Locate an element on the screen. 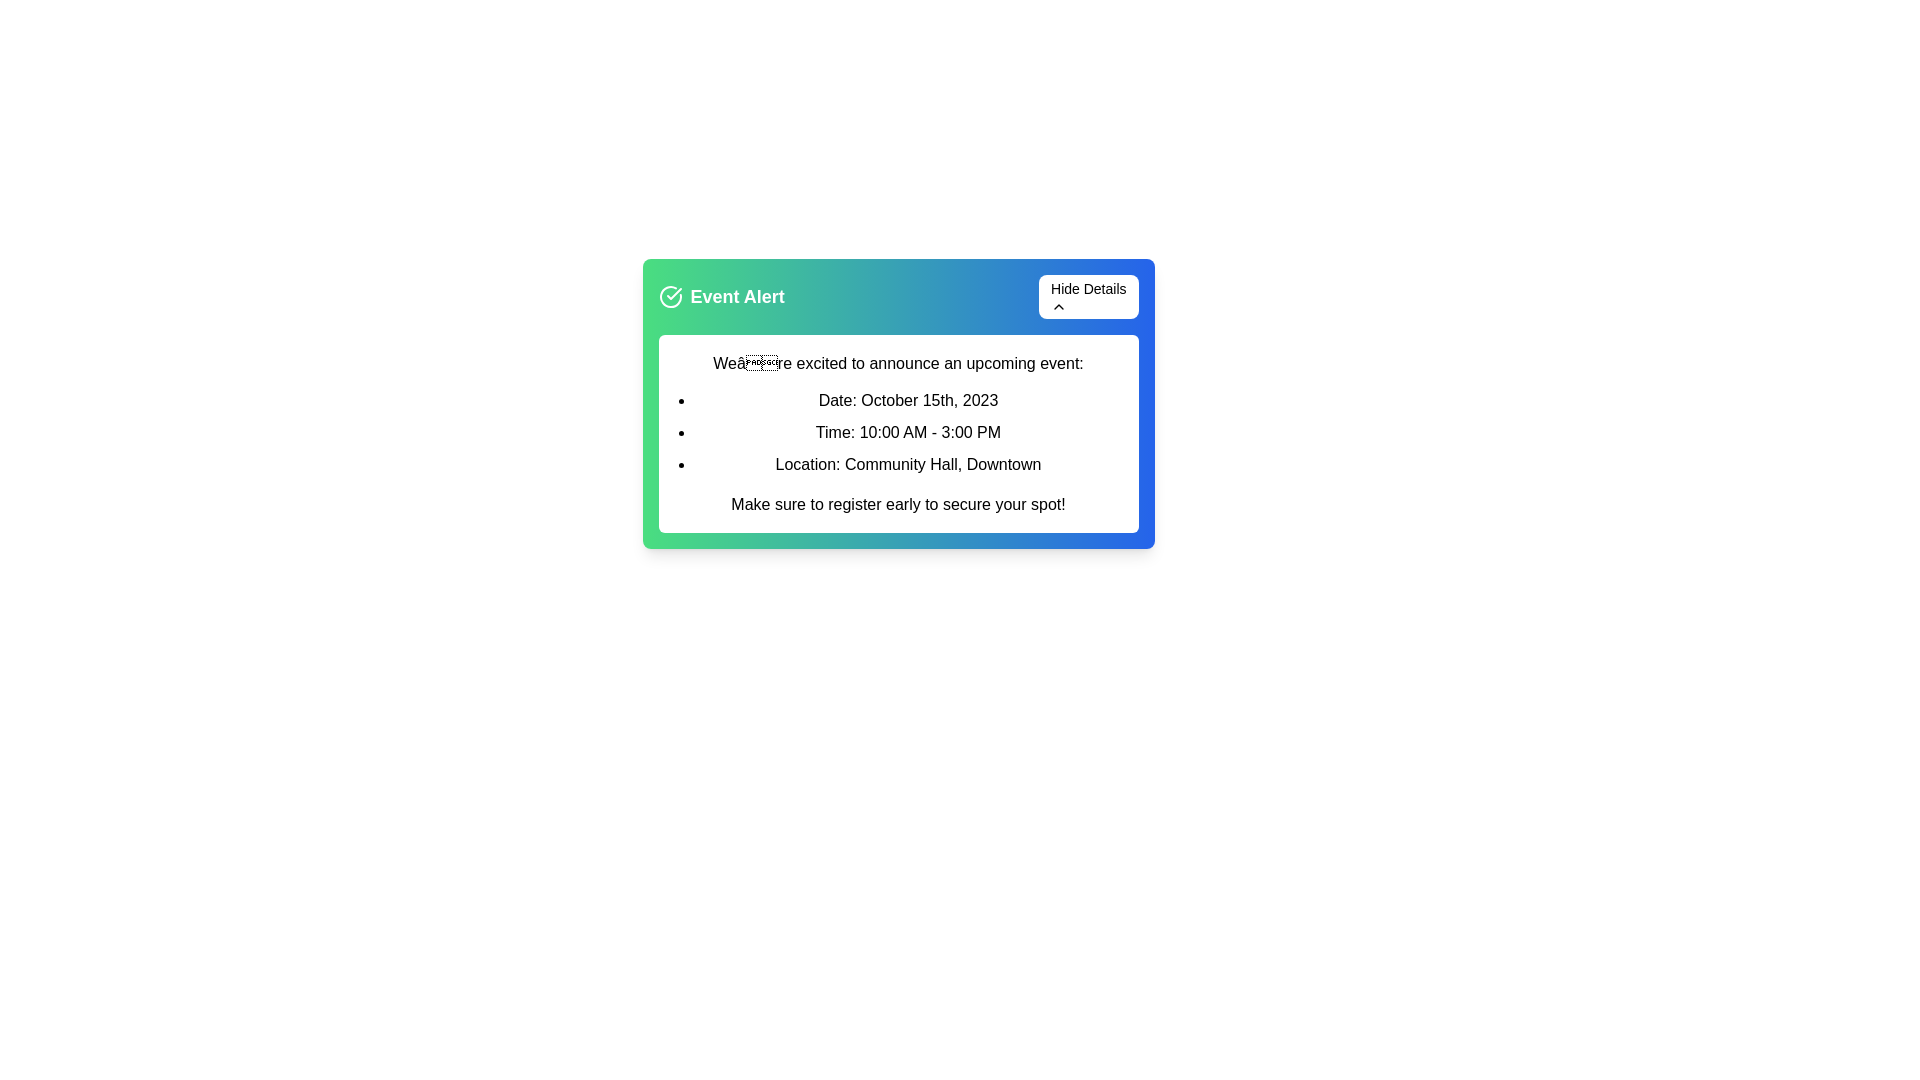 The width and height of the screenshot is (1920, 1080). the header text 'Event Alert' is located at coordinates (720, 297).